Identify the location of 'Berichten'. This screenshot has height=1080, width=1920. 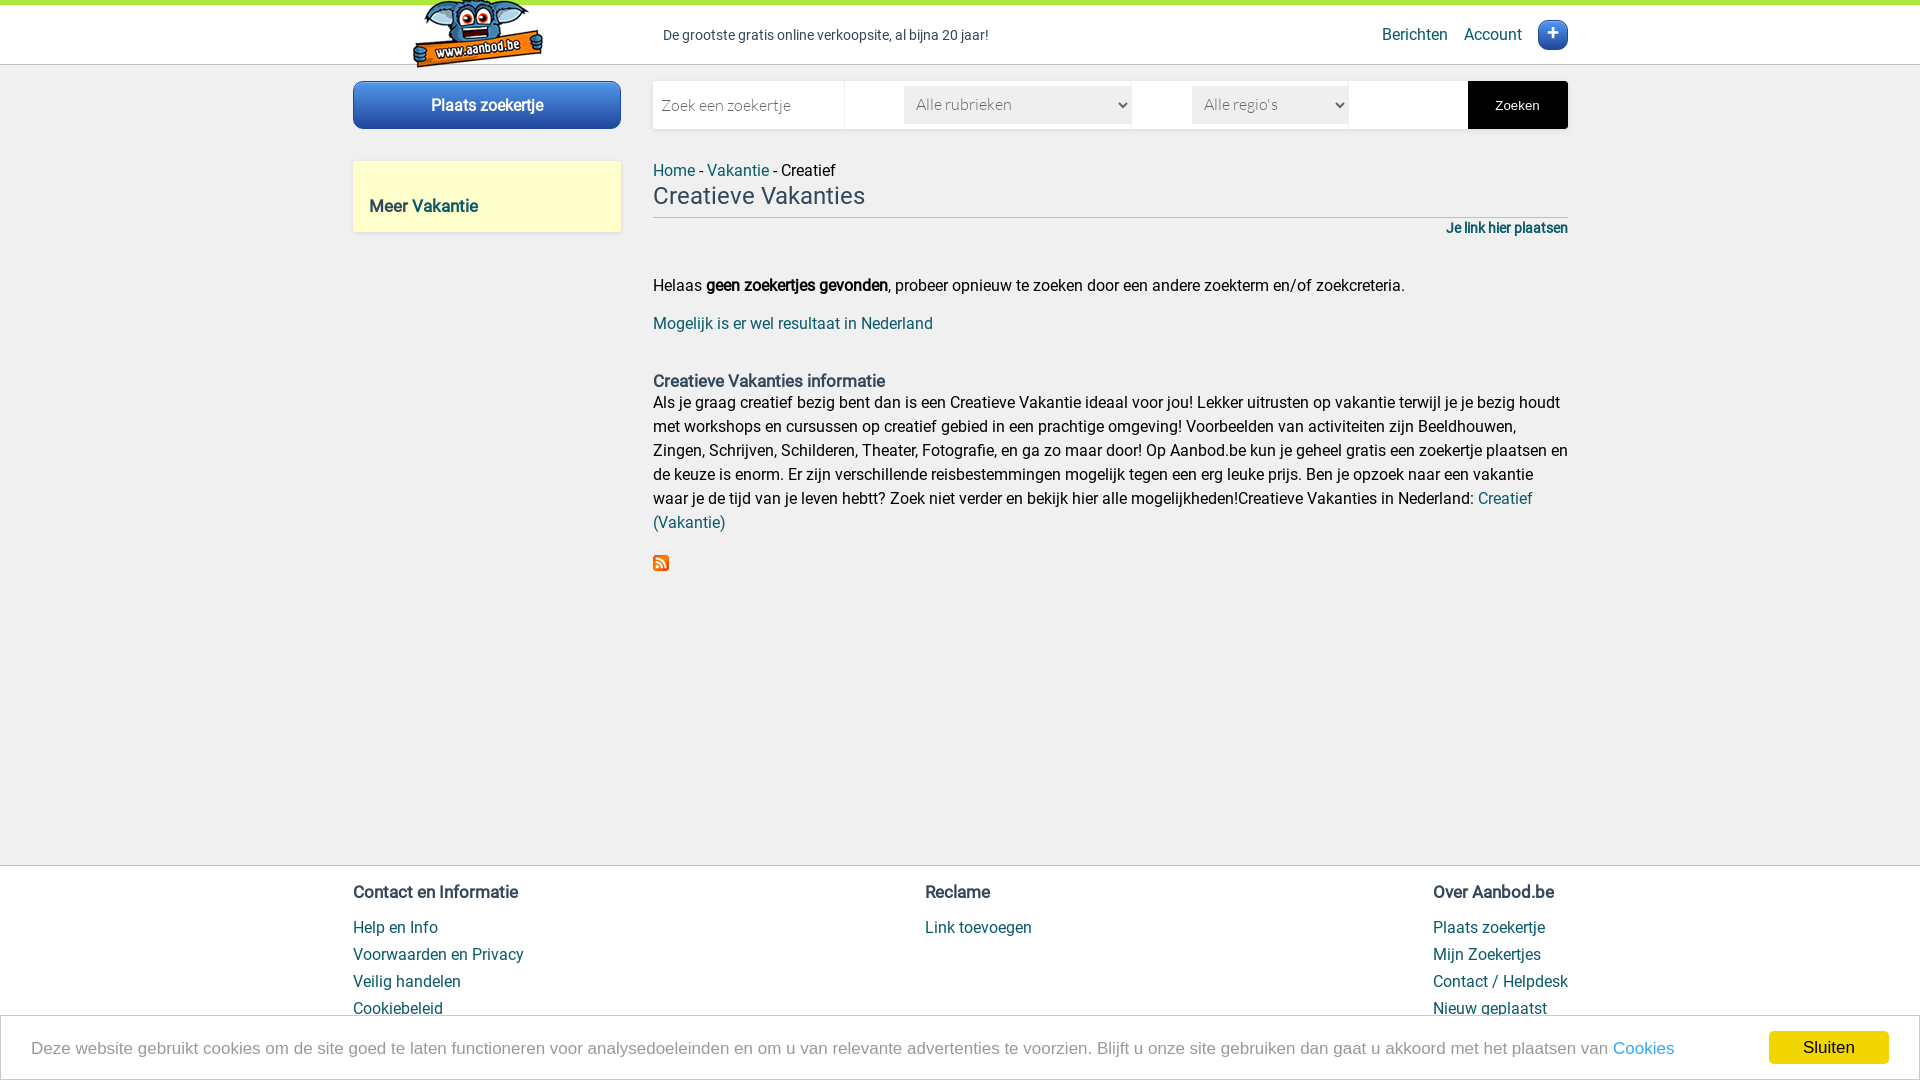
(1414, 34).